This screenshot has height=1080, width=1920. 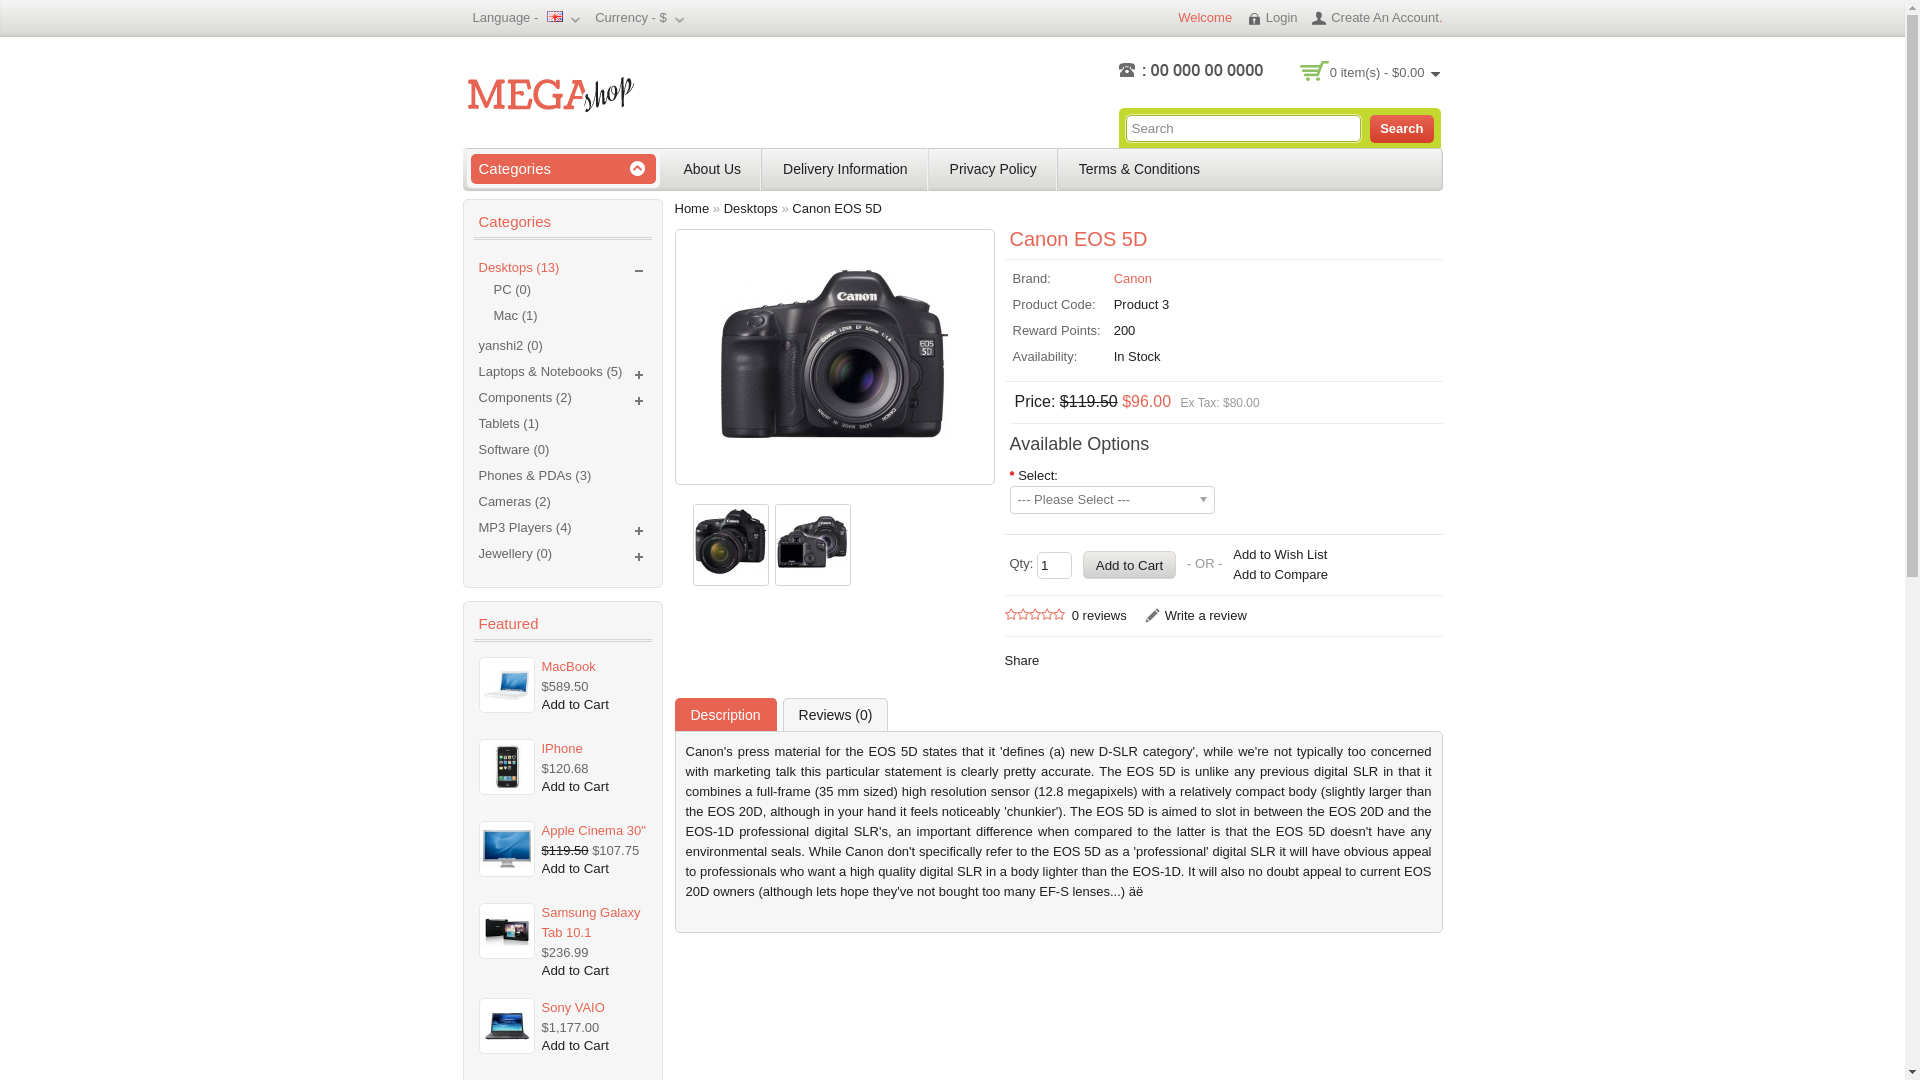 I want to click on 'Canon', so click(x=1132, y=278).